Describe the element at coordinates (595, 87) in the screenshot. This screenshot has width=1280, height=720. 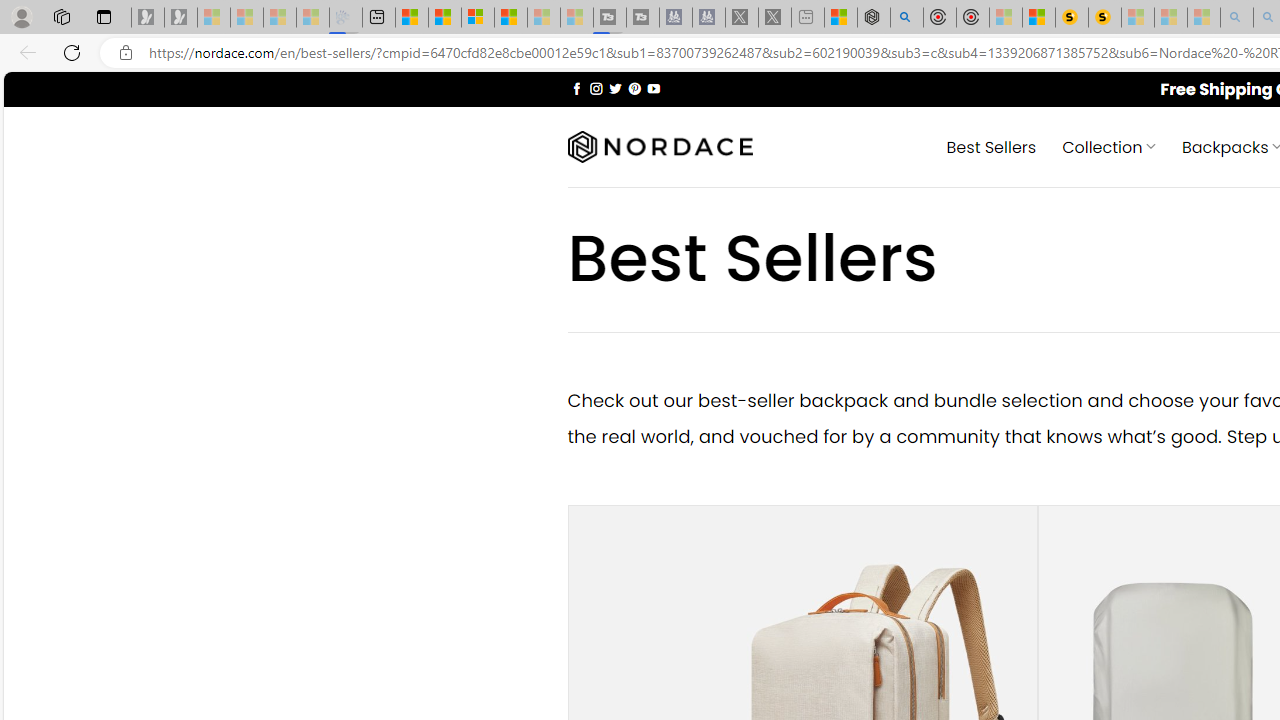
I see `'Follow on Instagram'` at that location.